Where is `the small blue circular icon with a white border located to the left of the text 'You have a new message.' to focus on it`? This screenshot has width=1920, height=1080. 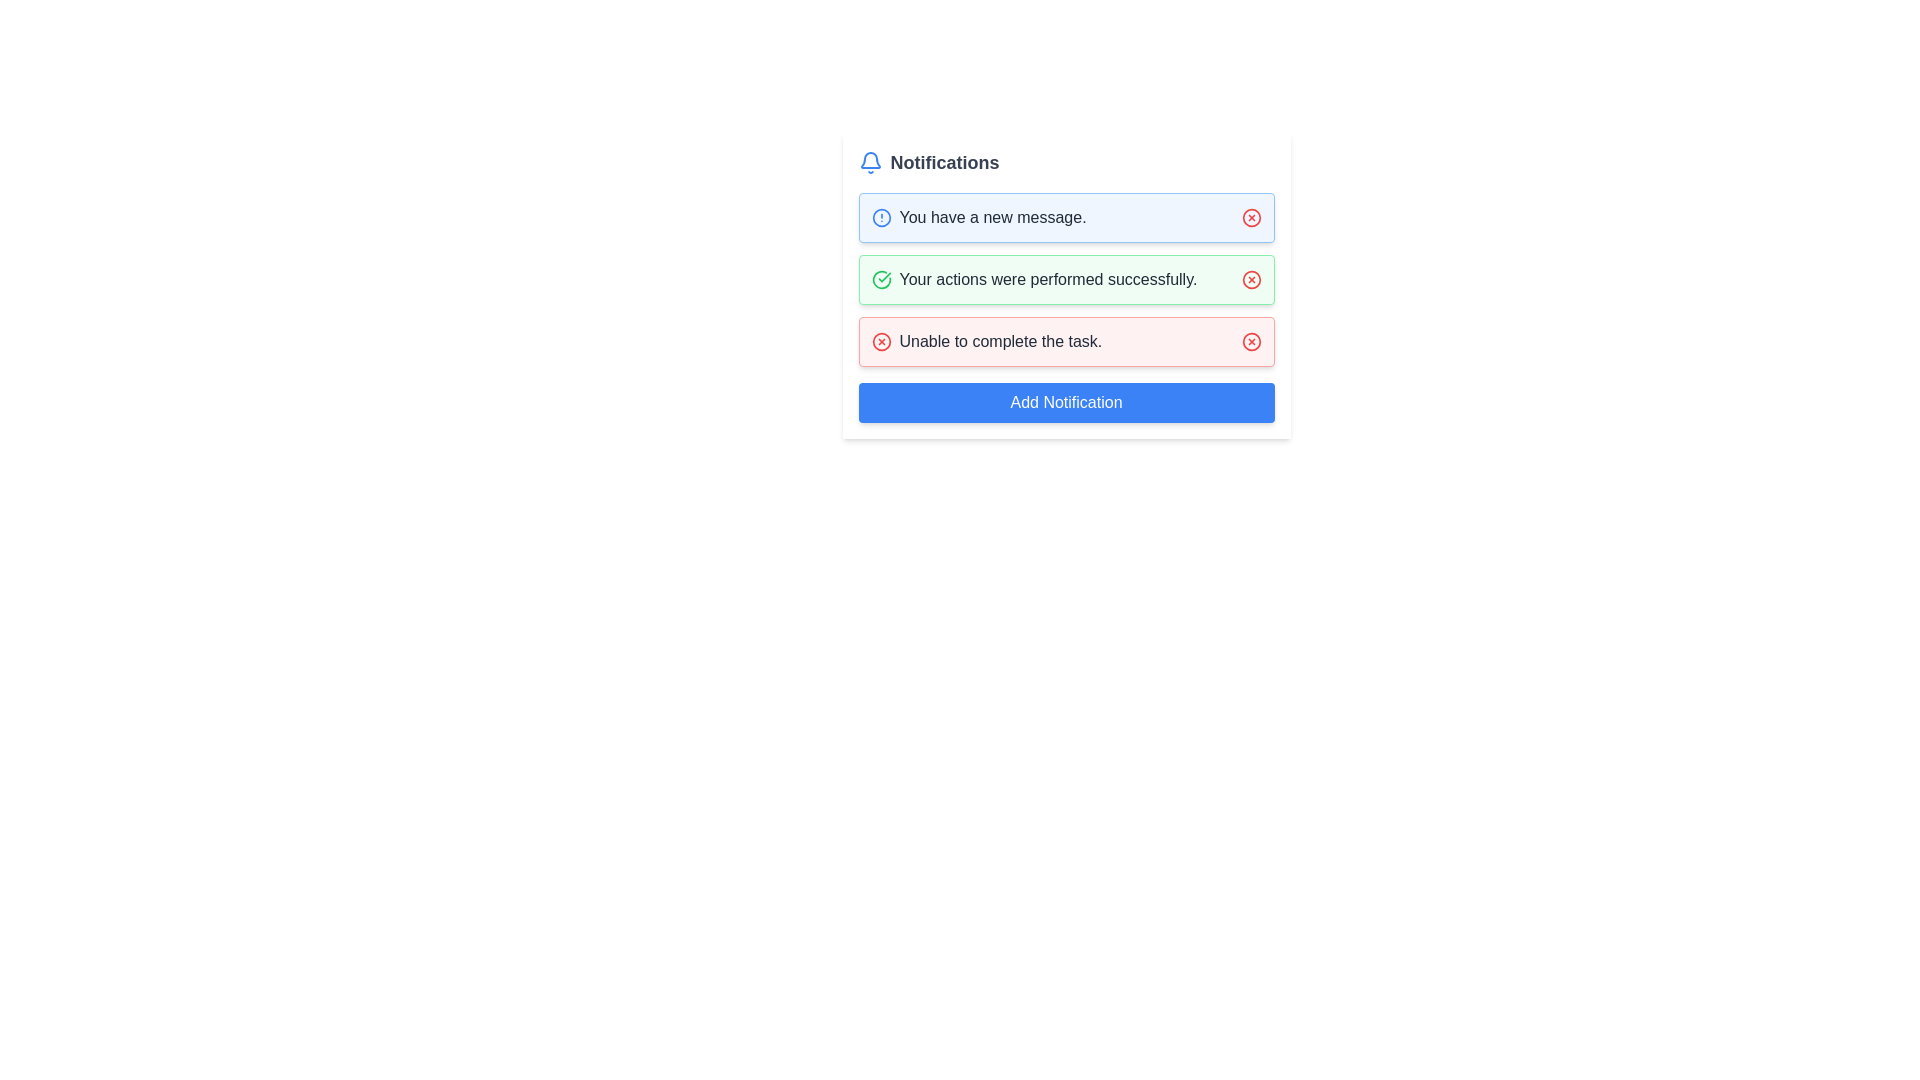 the small blue circular icon with a white border located to the left of the text 'You have a new message.' to focus on it is located at coordinates (880, 218).